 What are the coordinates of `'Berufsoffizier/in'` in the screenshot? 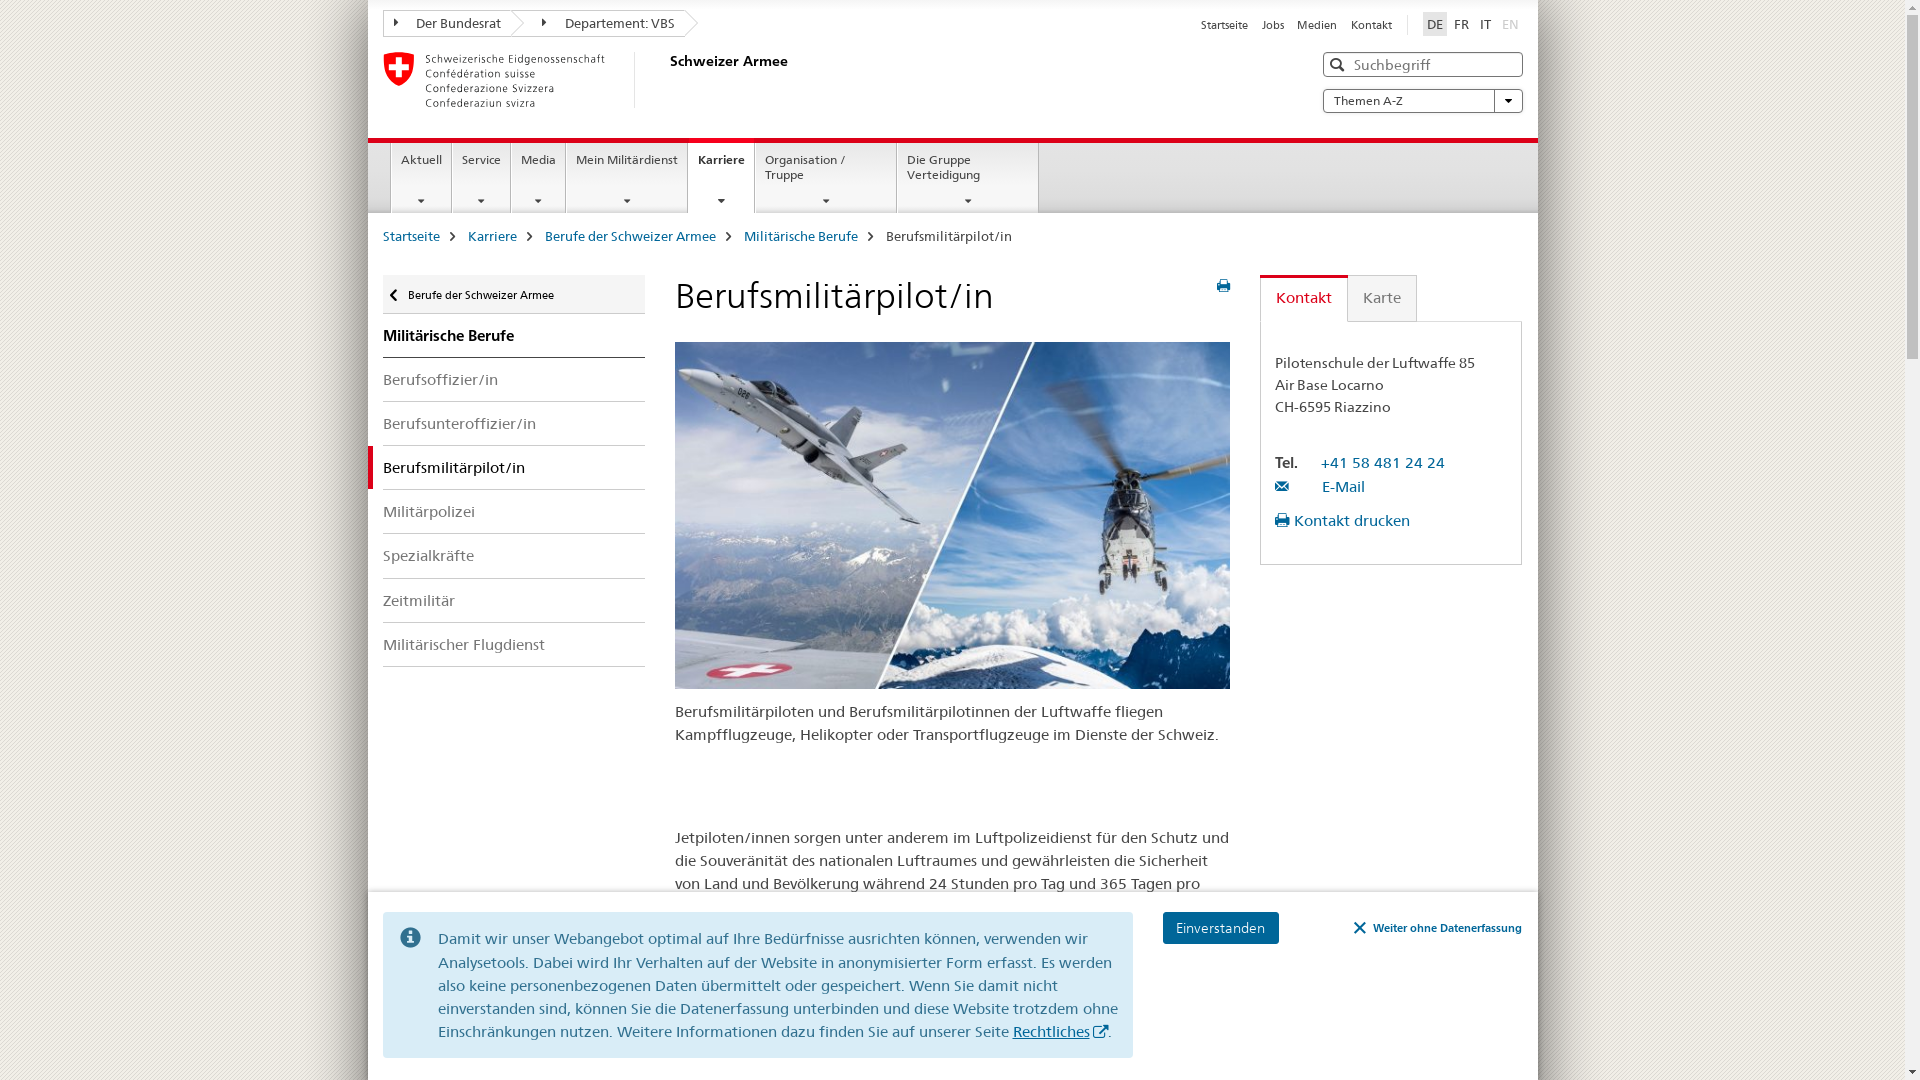 It's located at (382, 379).